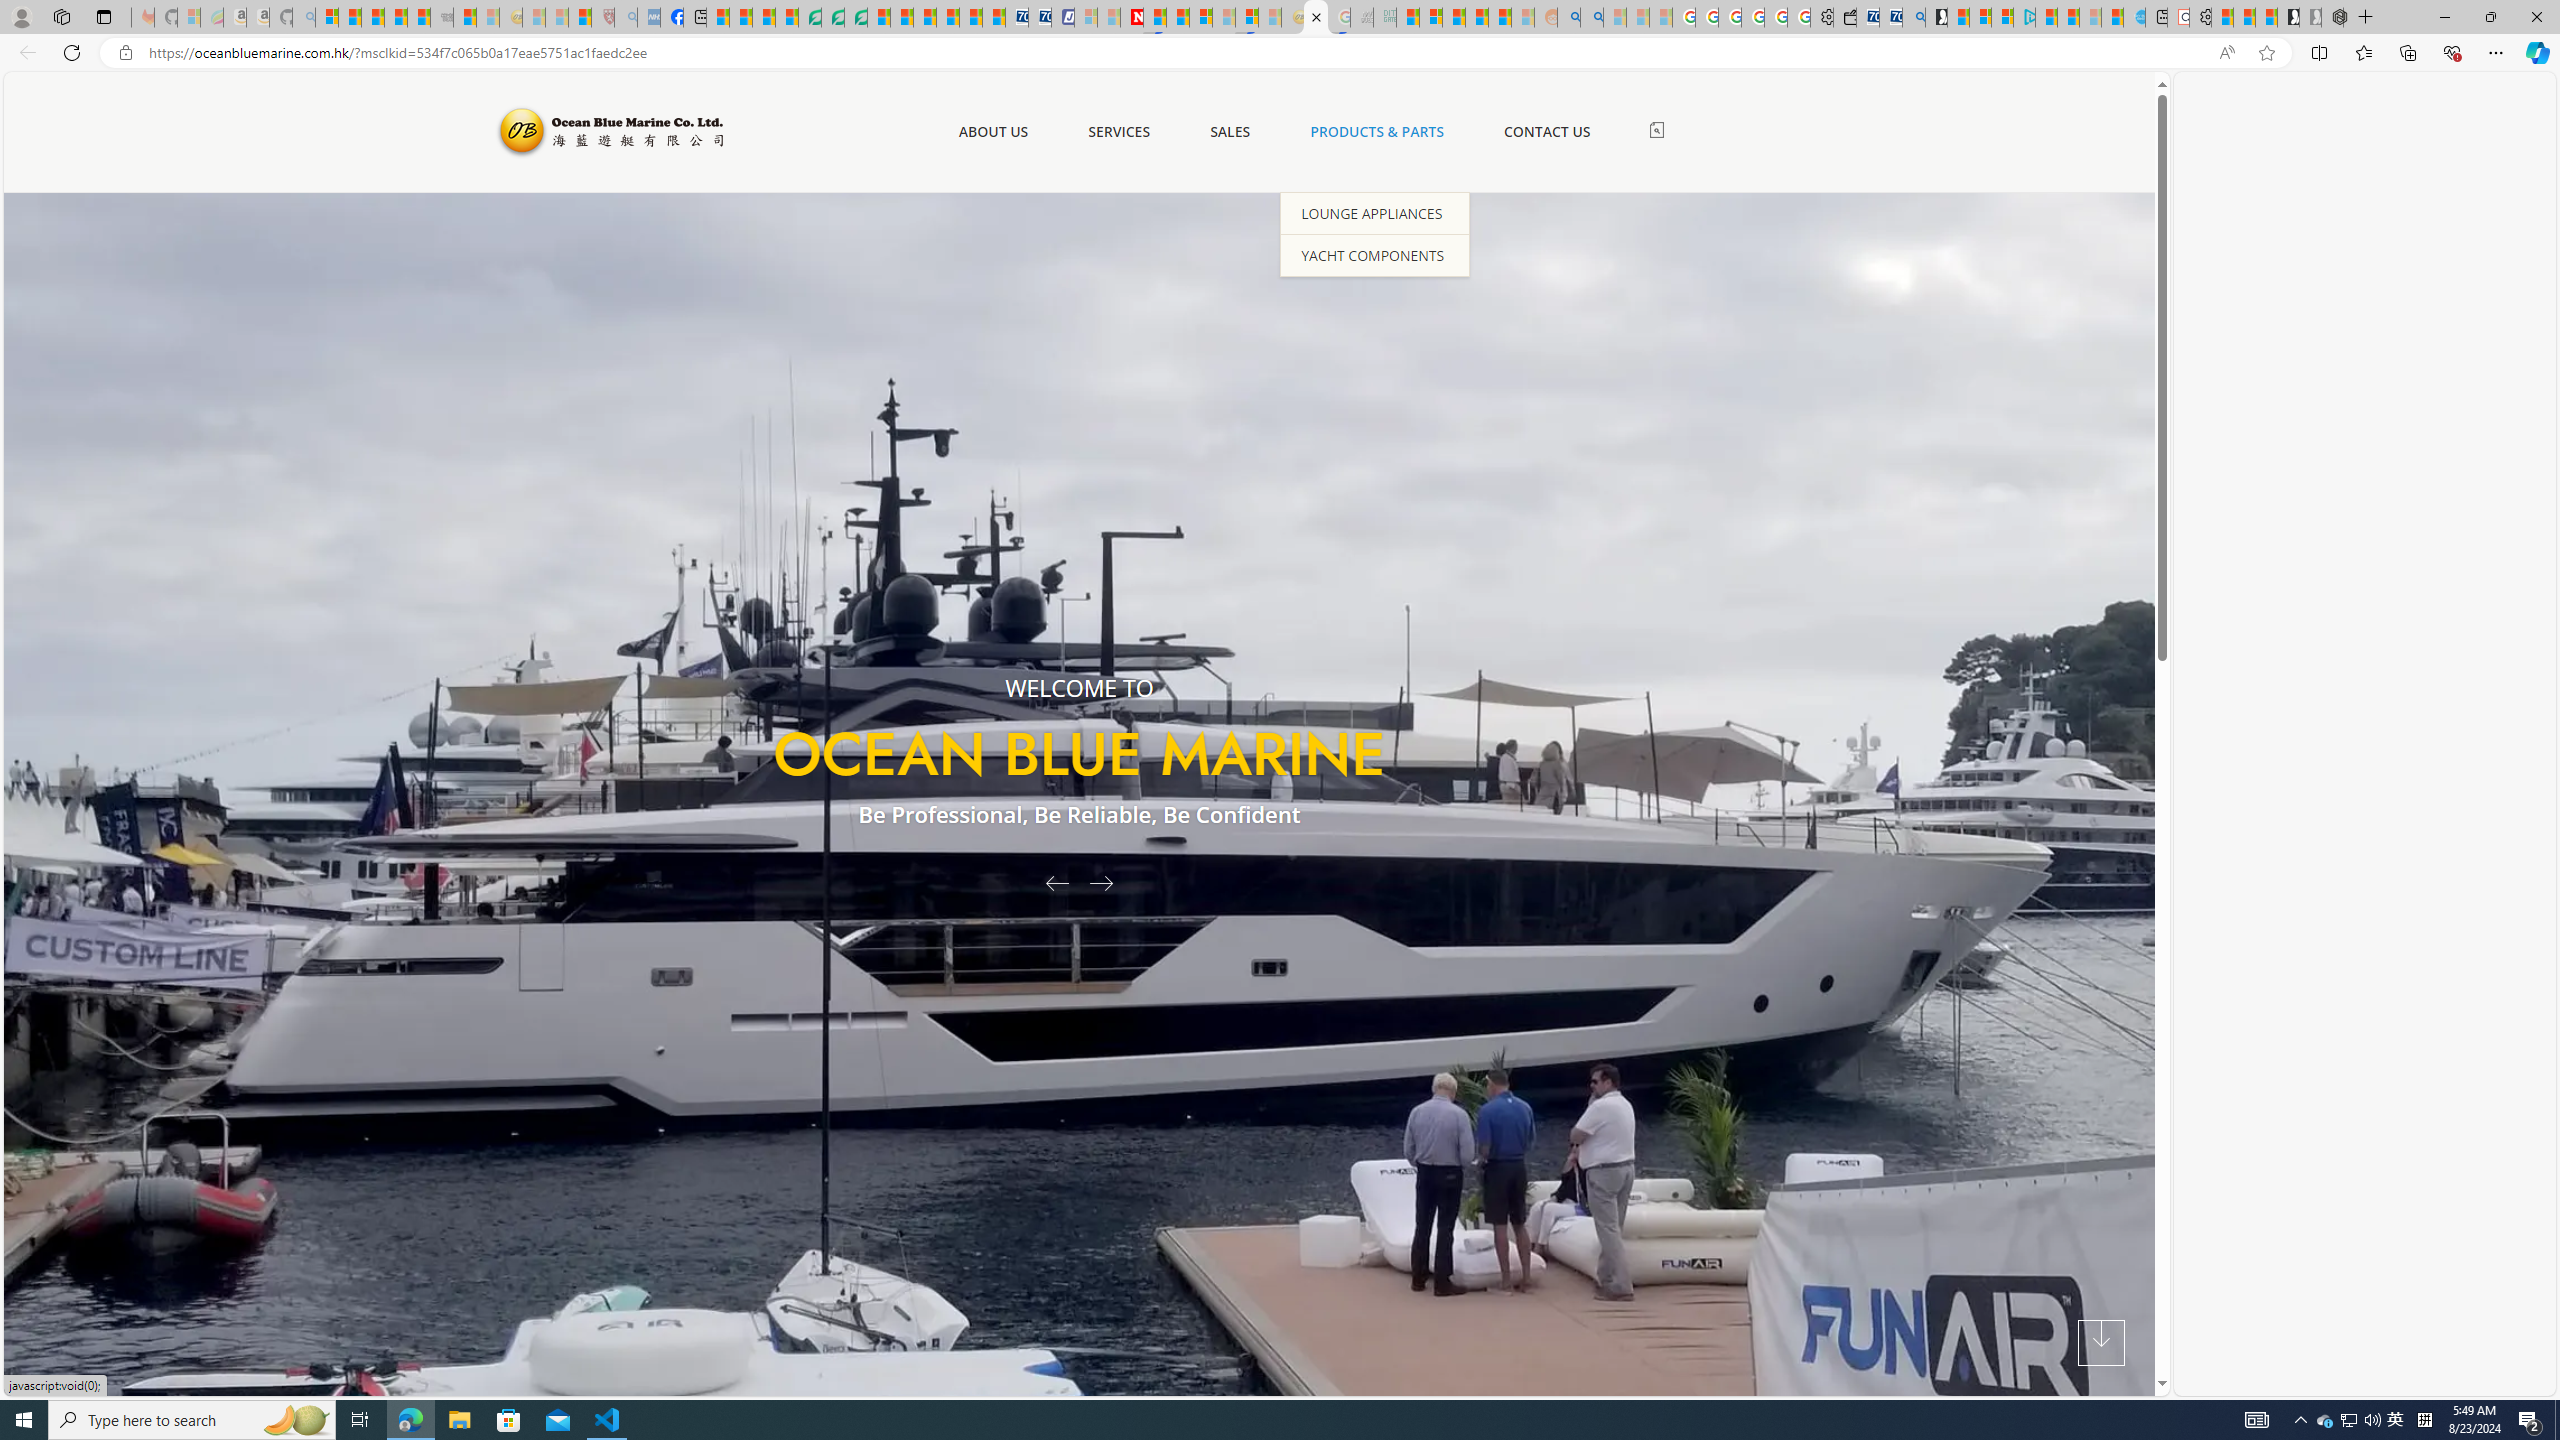 This screenshot has width=2560, height=1440. Describe the element at coordinates (1153, 16) in the screenshot. I see `'Trusted Community Engagement and Contributions | Guidelines'` at that location.